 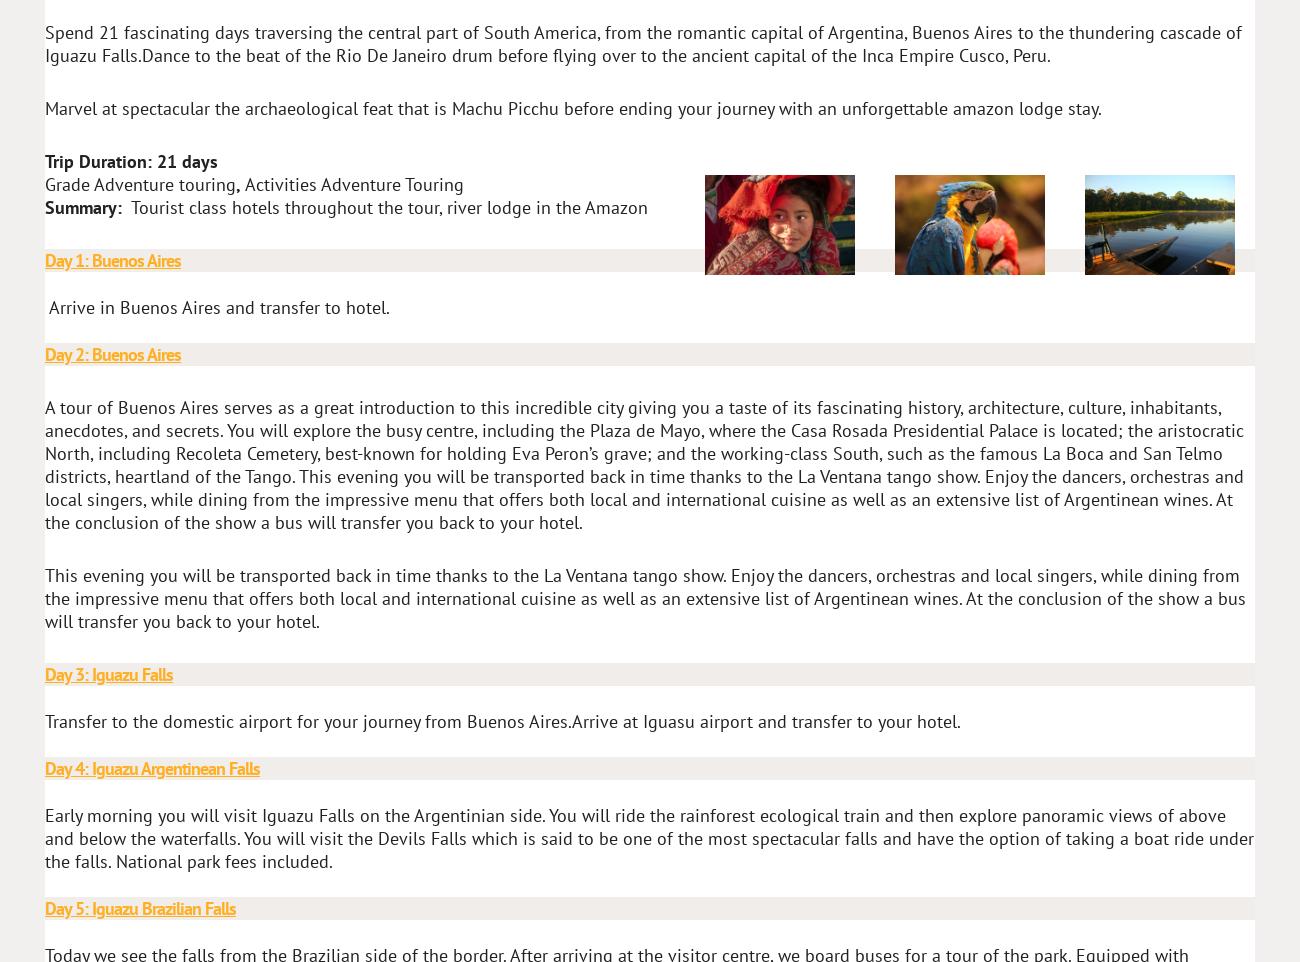 What do you see at coordinates (649, 837) in the screenshot?
I see `'Early morning you will visit Iguazu Falls on the Argentinian side. You will ride the rainforest ecological train and then explore panoramic views of above and below the waterfalls. You will visit the Devils Falls which is said to be one of the most spectacular falls and have the option of taking a boat ride under the falls. National park fees included.'` at bounding box center [649, 837].